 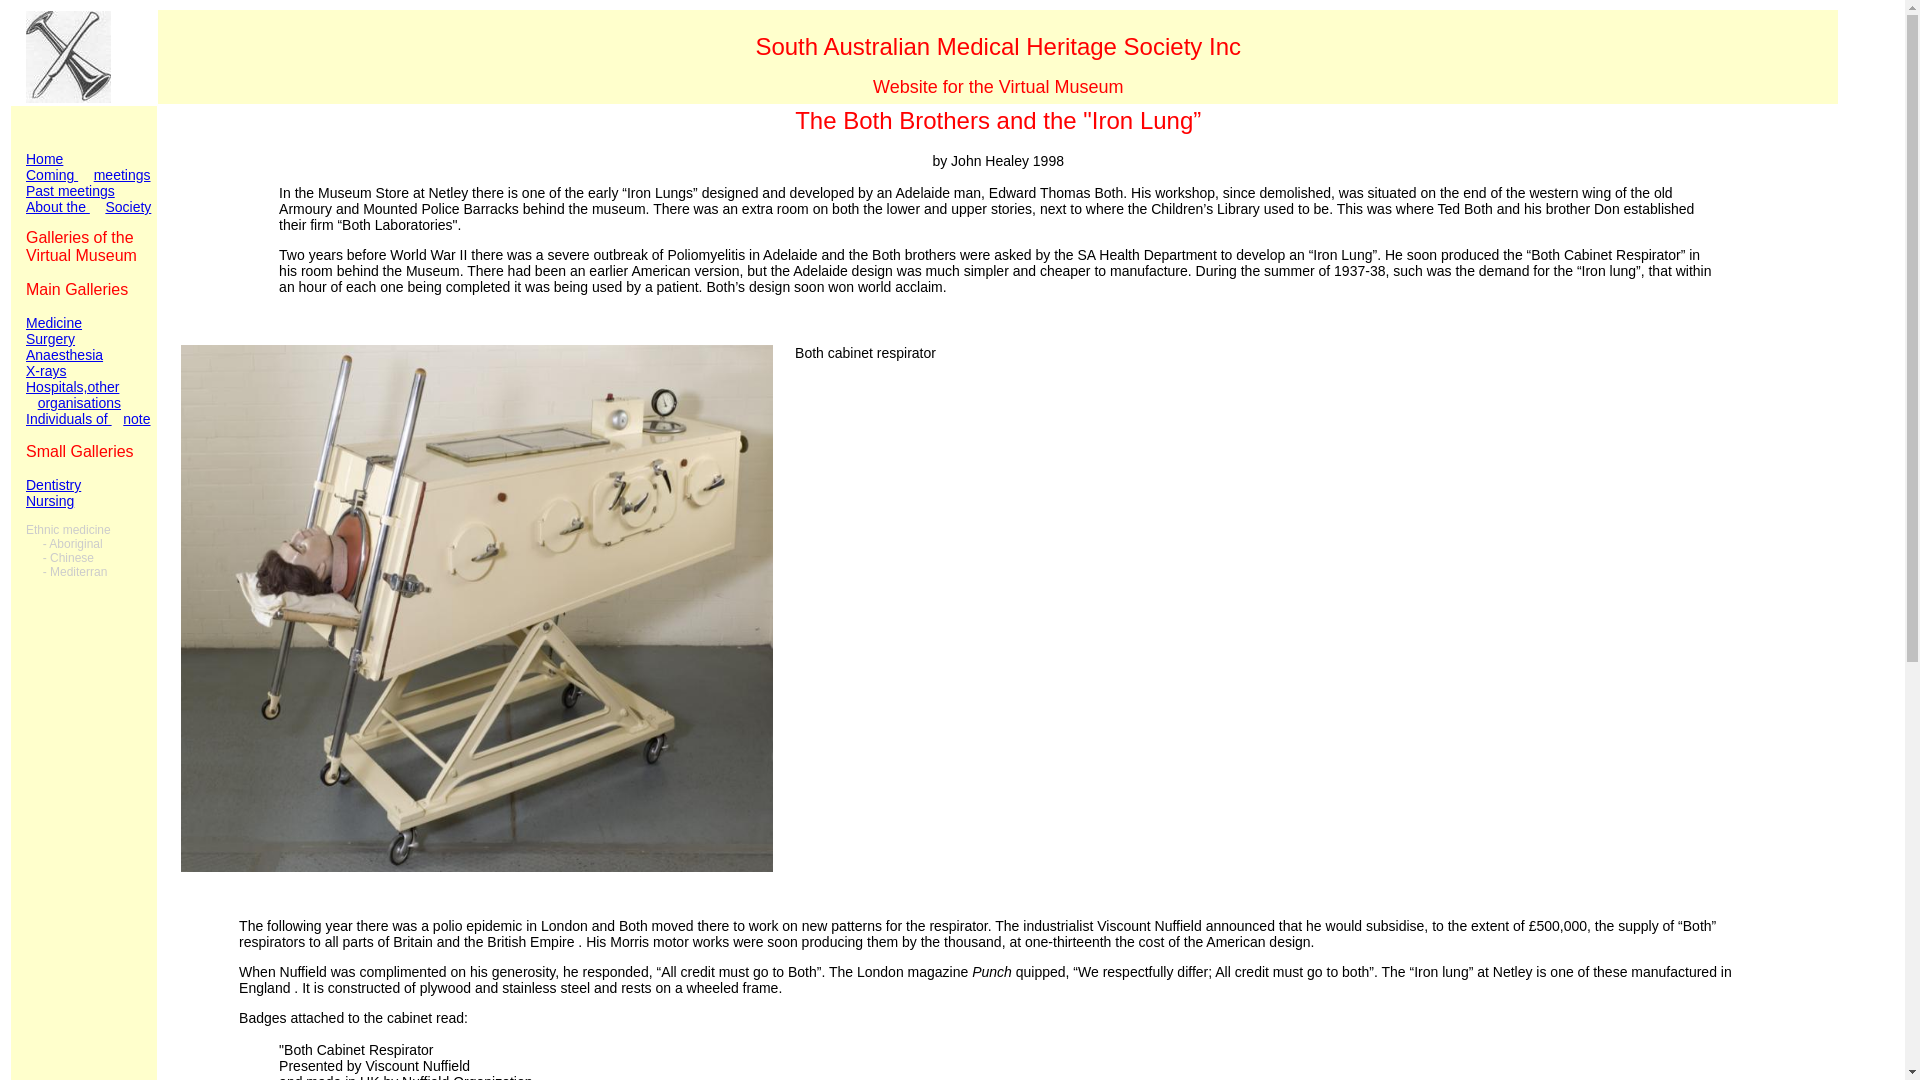 I want to click on 'About the', so click(x=25, y=215).